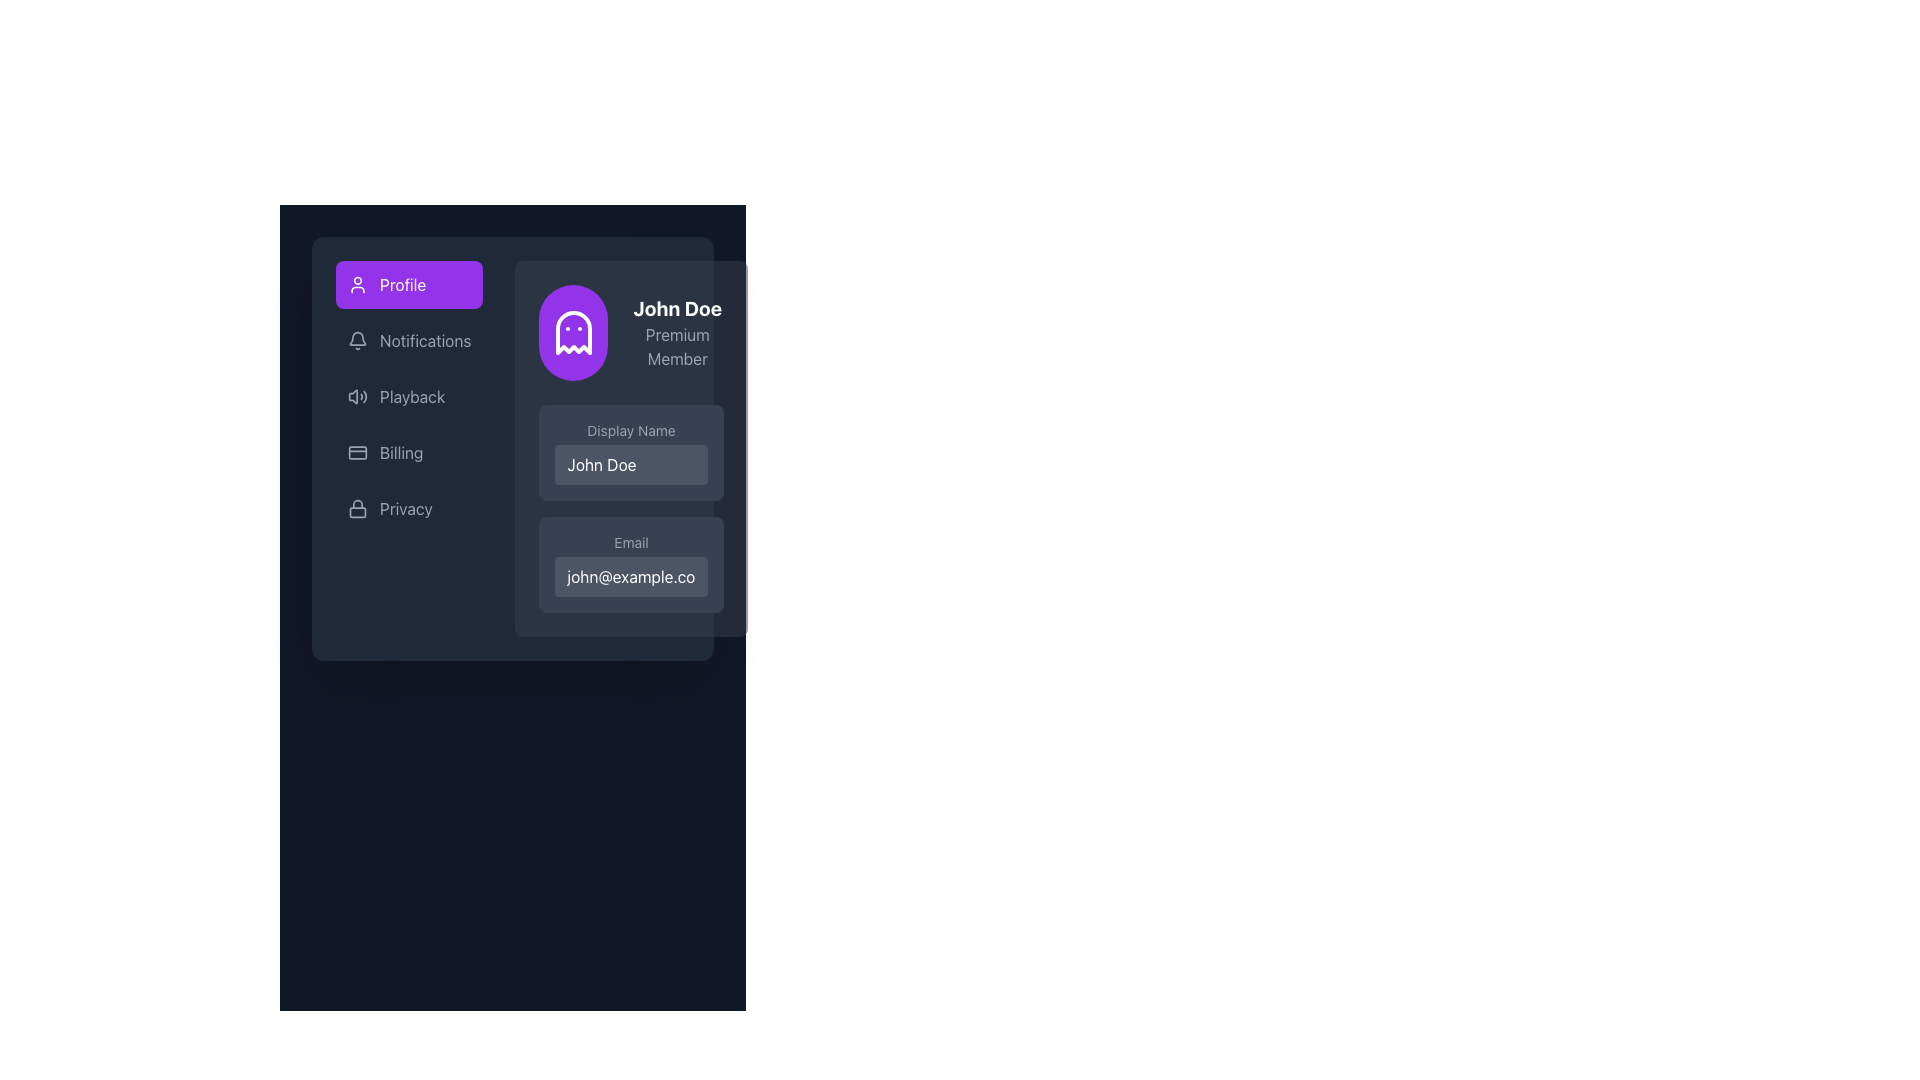 This screenshot has height=1080, width=1920. I want to click on text content of the text label displaying 'John Doe' in bold white font on a dark background, positioned above 'Premium Member', so click(677, 308).